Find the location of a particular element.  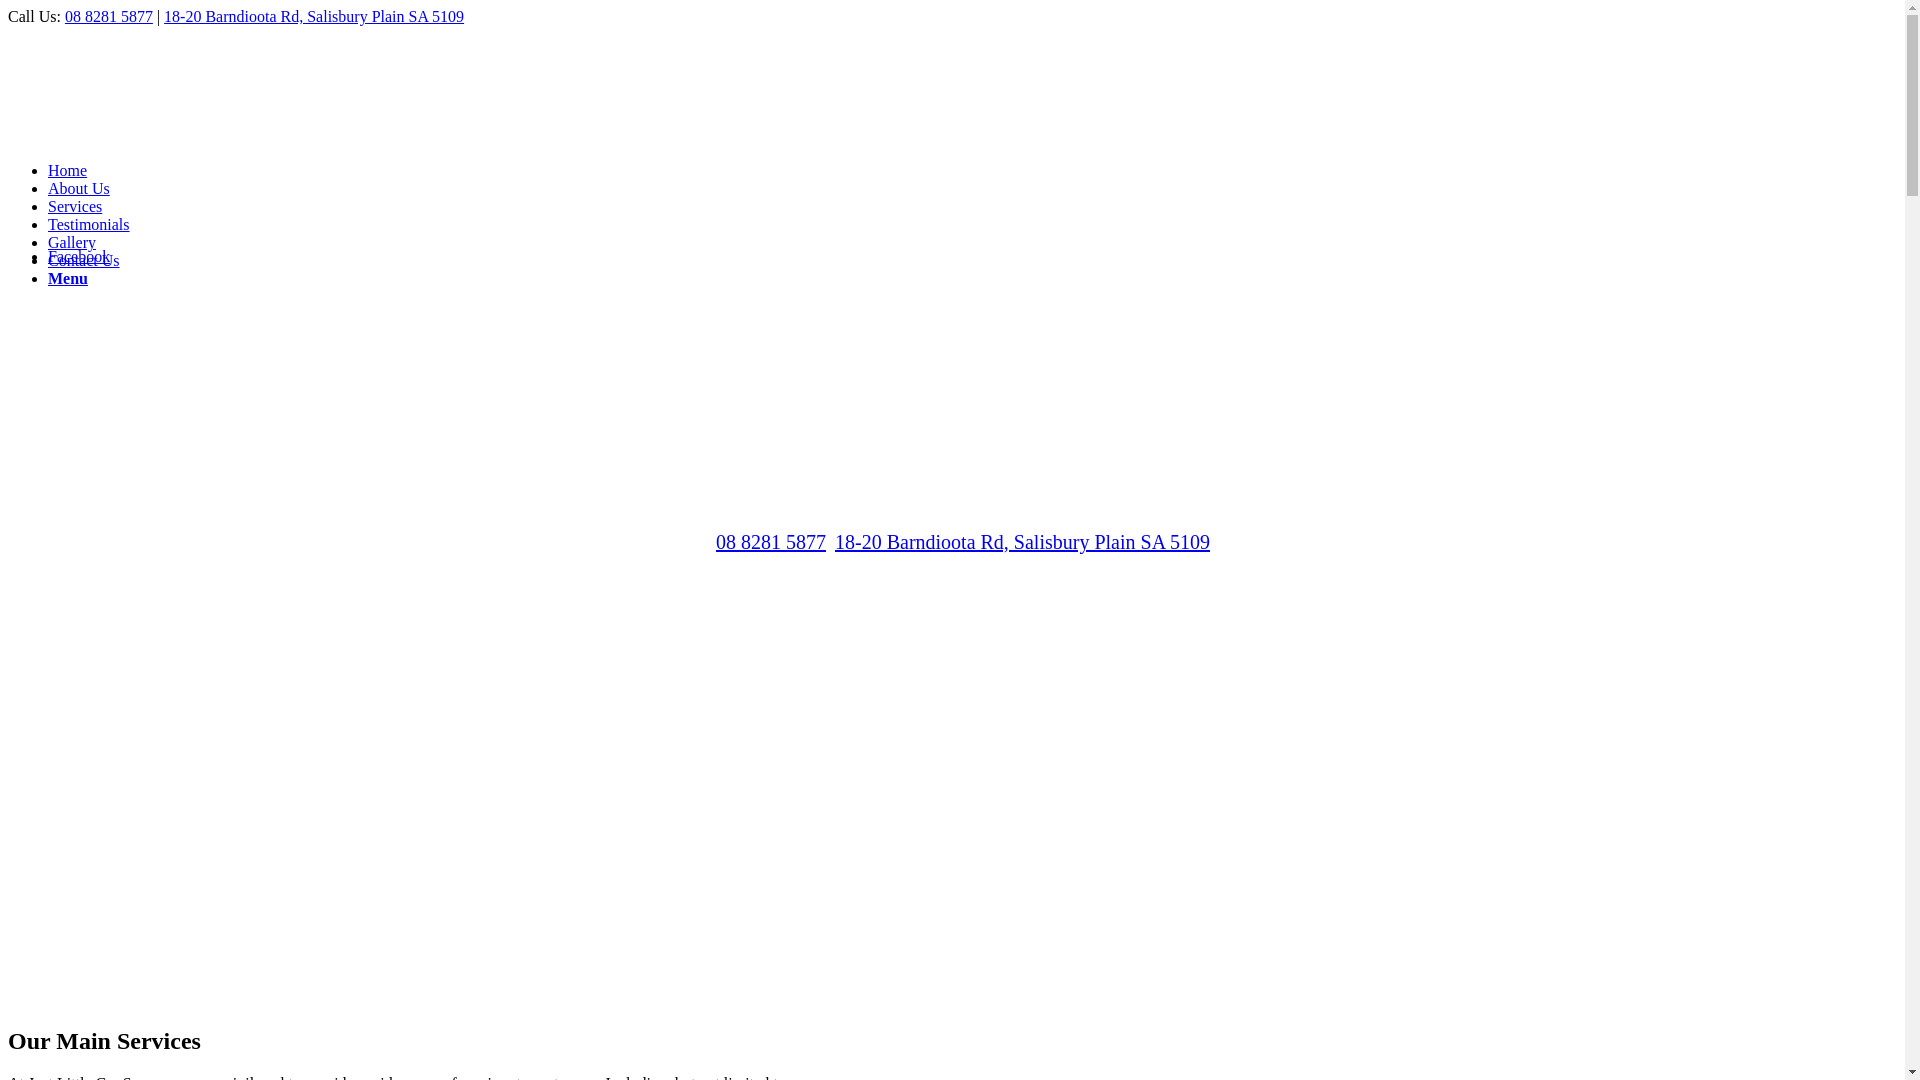

'18-20 Barndioota Rd, Salisbury Plain SA 5109' is located at coordinates (312, 16).